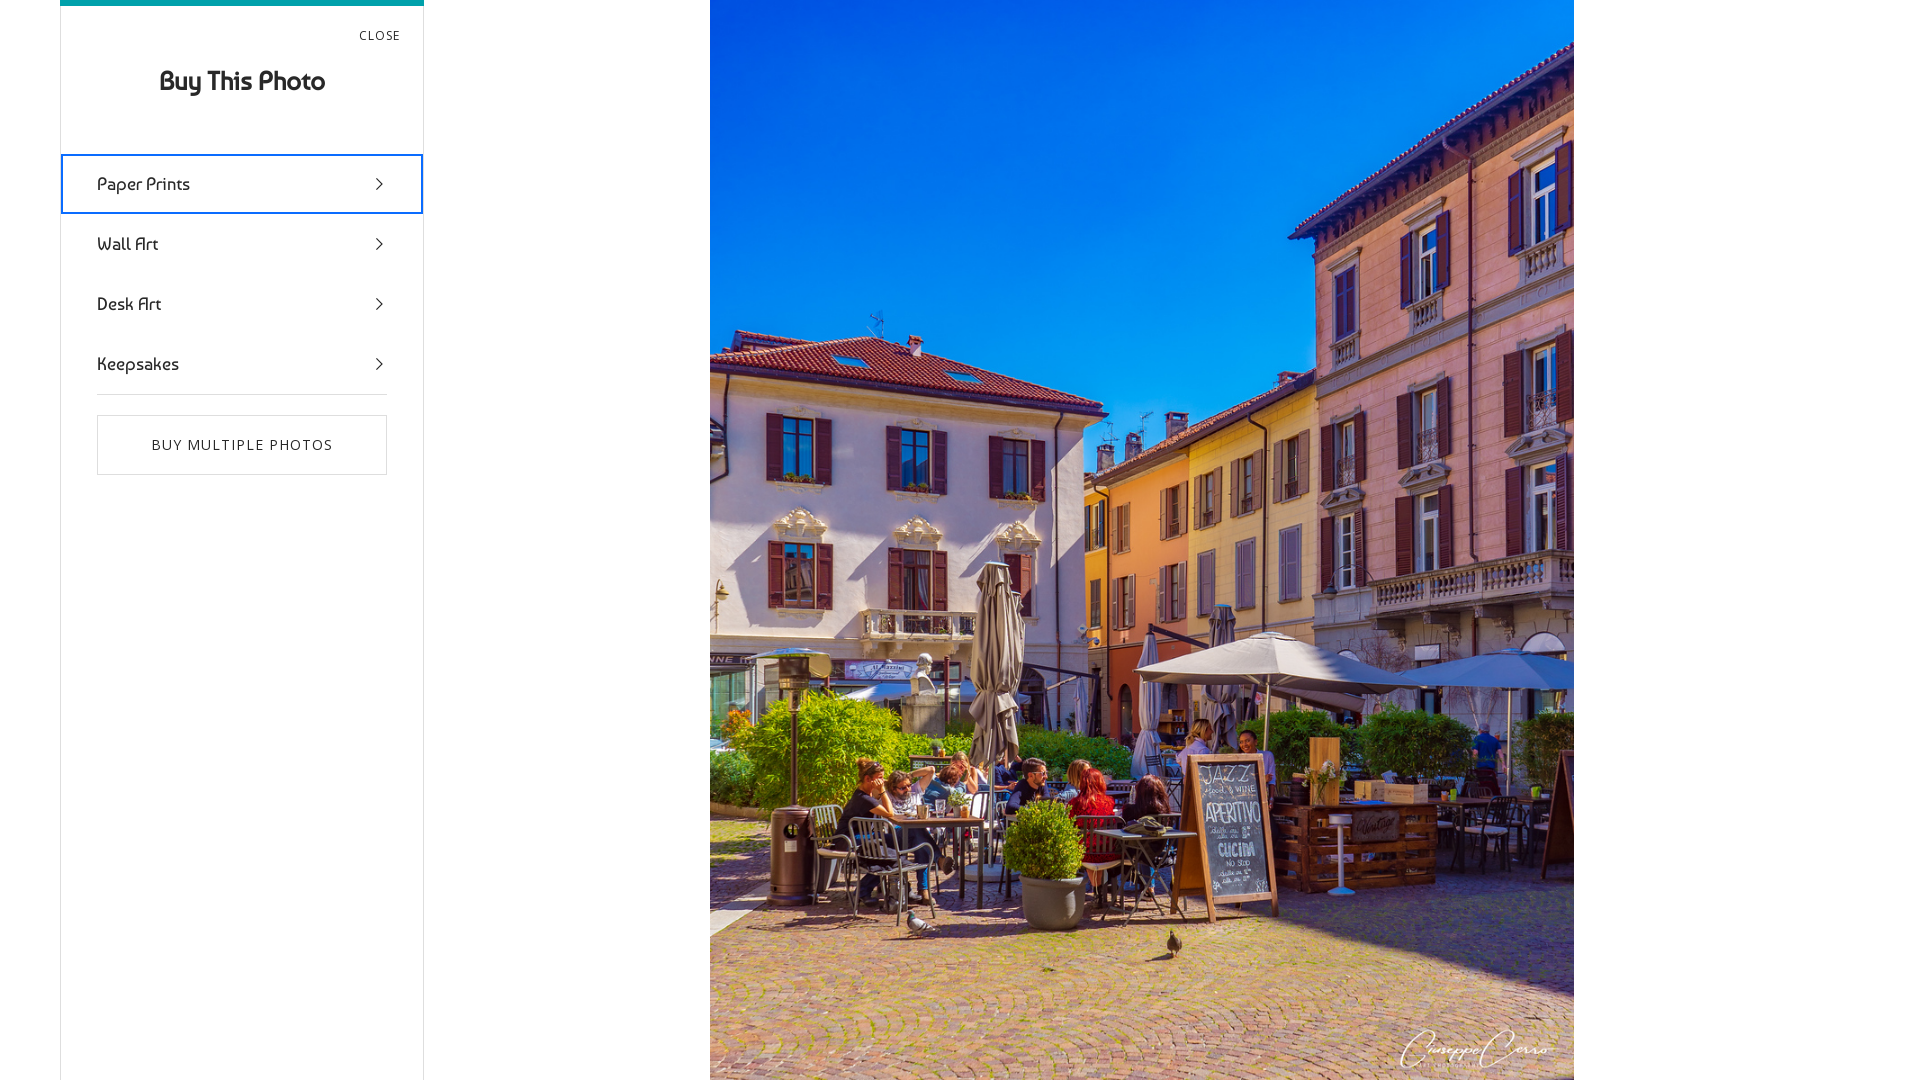 The width and height of the screenshot is (1920, 1080). I want to click on 'Paper Prints', so click(240, 184).